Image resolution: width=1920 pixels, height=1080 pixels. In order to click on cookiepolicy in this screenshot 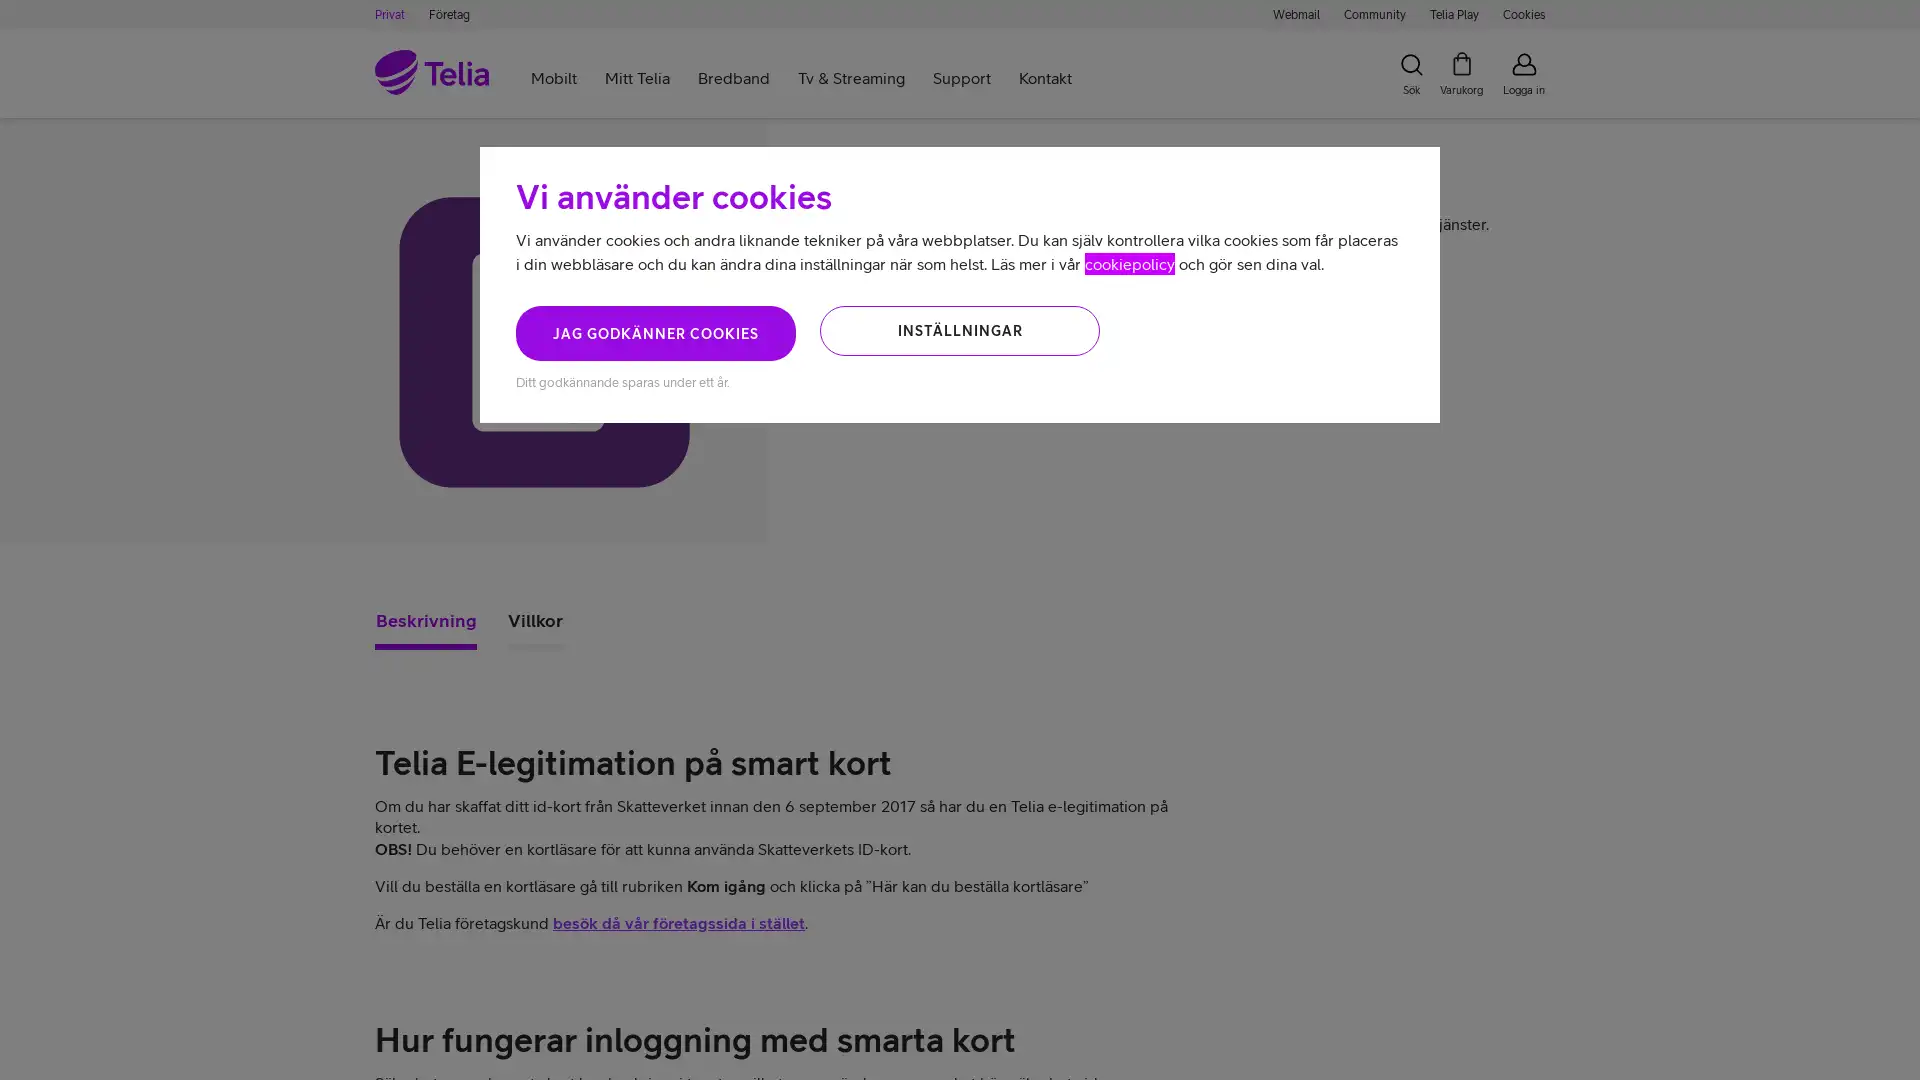, I will do `click(1129, 262)`.